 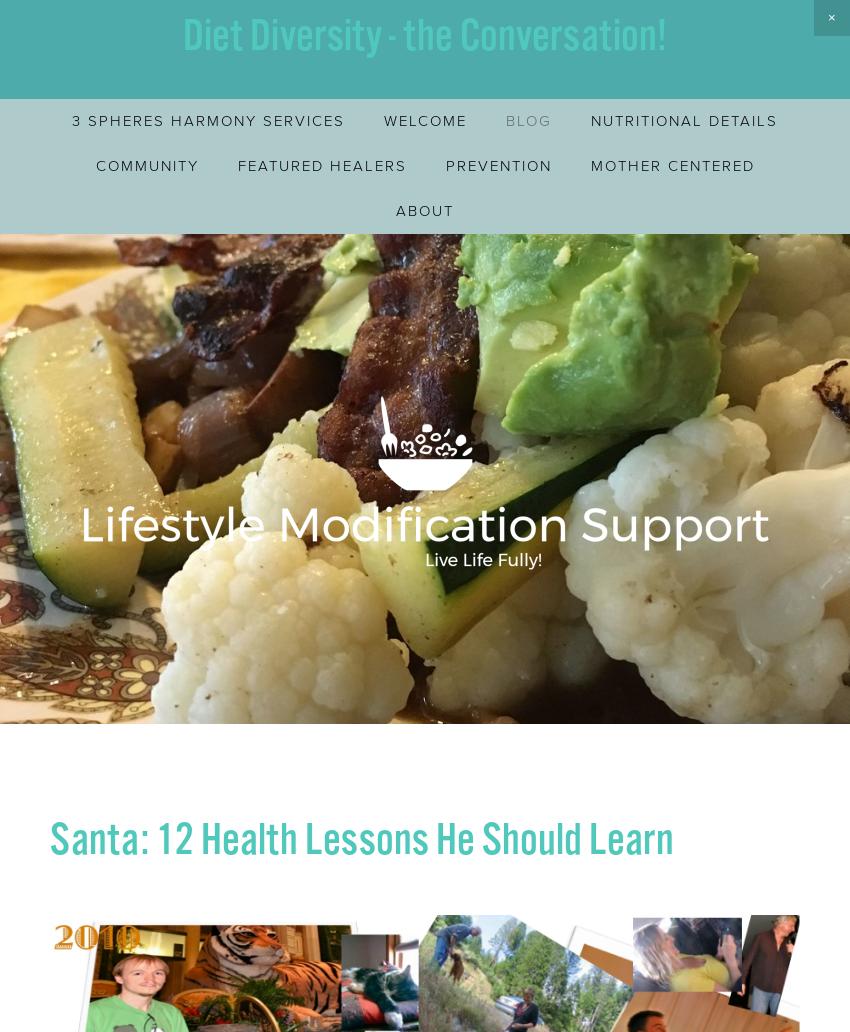 What do you see at coordinates (321, 164) in the screenshot?
I see `'Featured Healers'` at bounding box center [321, 164].